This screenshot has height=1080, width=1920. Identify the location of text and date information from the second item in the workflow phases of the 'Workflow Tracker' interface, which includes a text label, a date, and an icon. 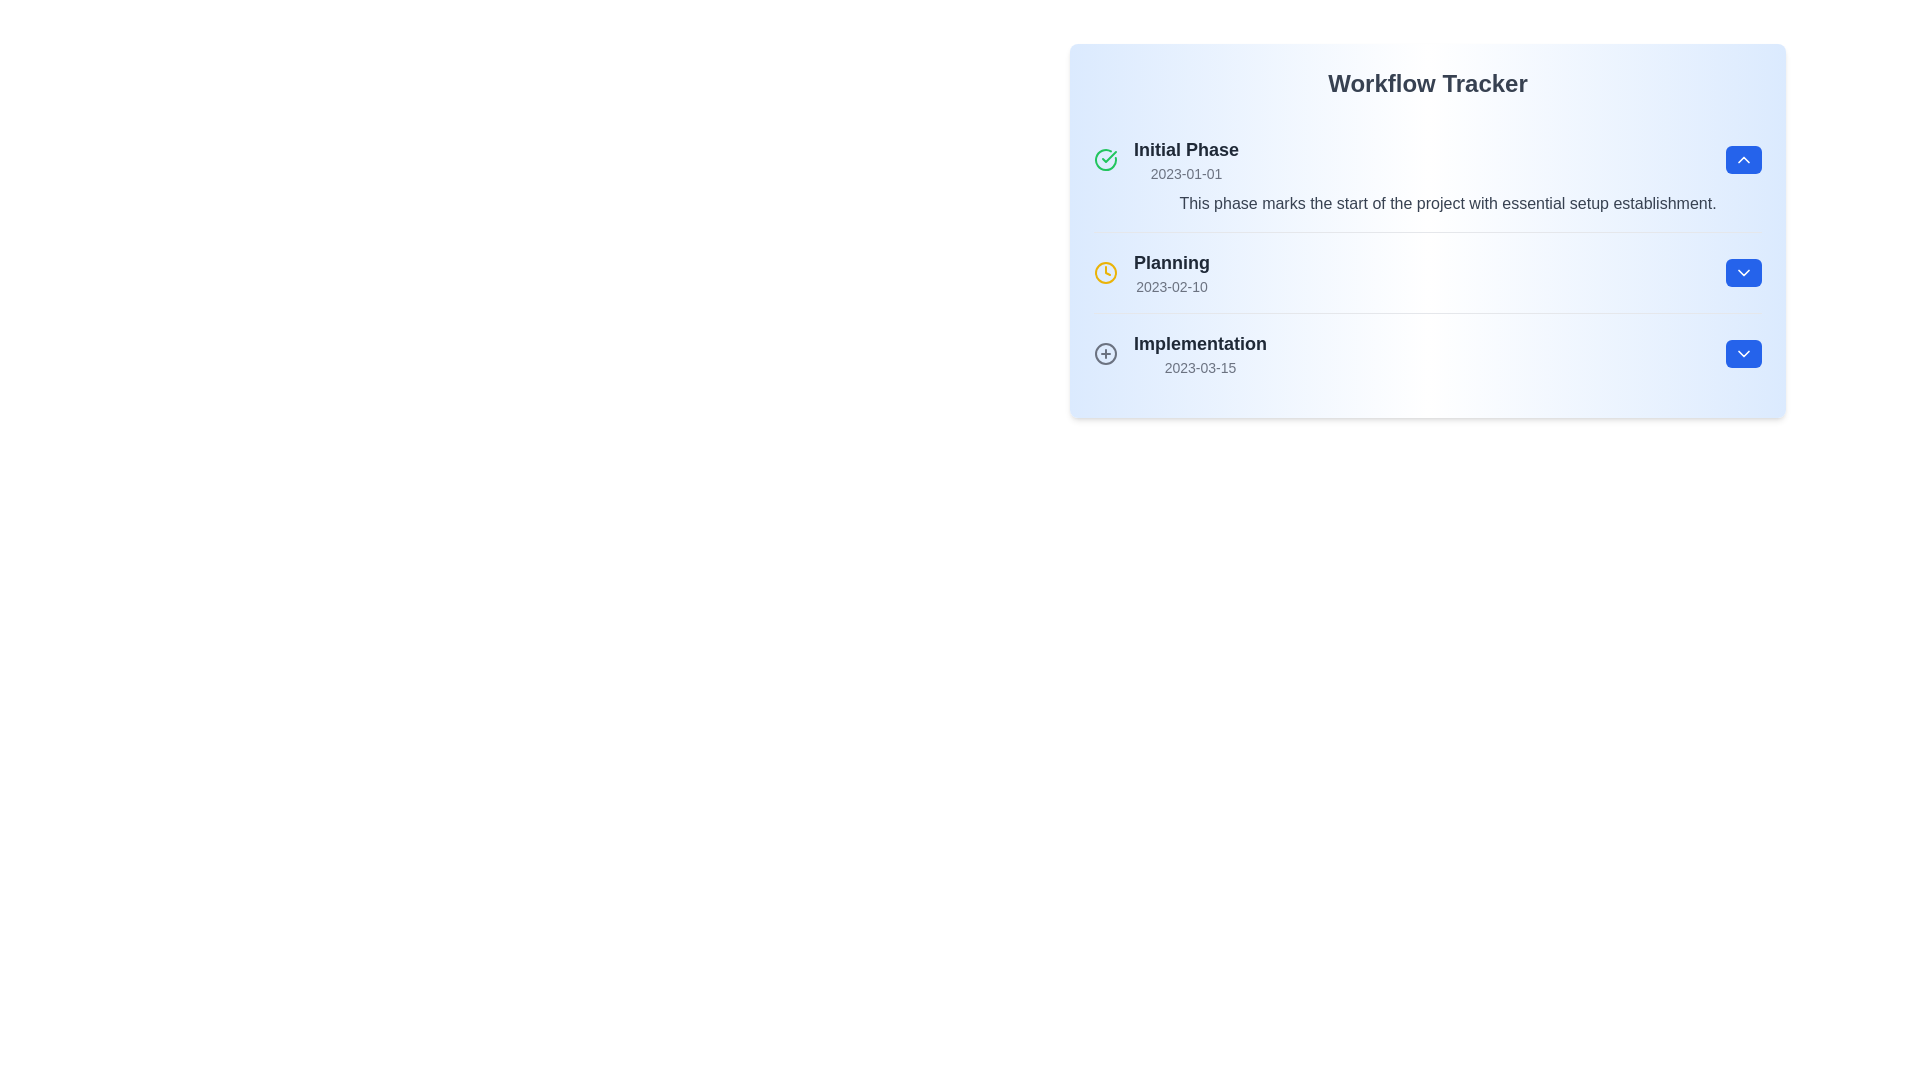
(1152, 273).